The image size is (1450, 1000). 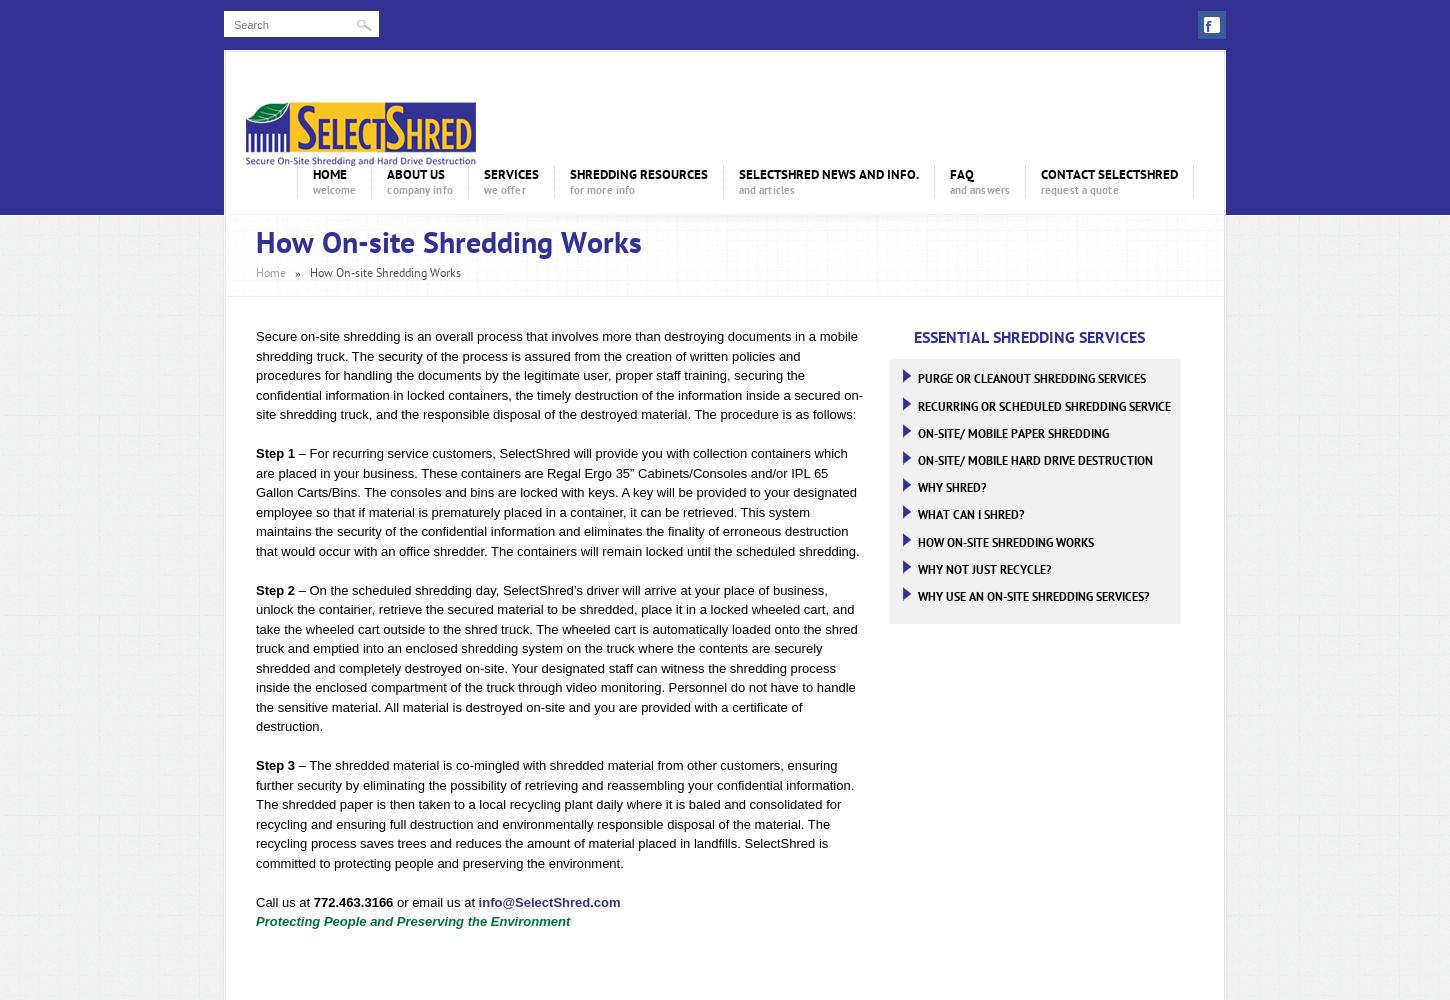 I want to click on 'Recurring or Scheduled Shredding Service', so click(x=915, y=406).